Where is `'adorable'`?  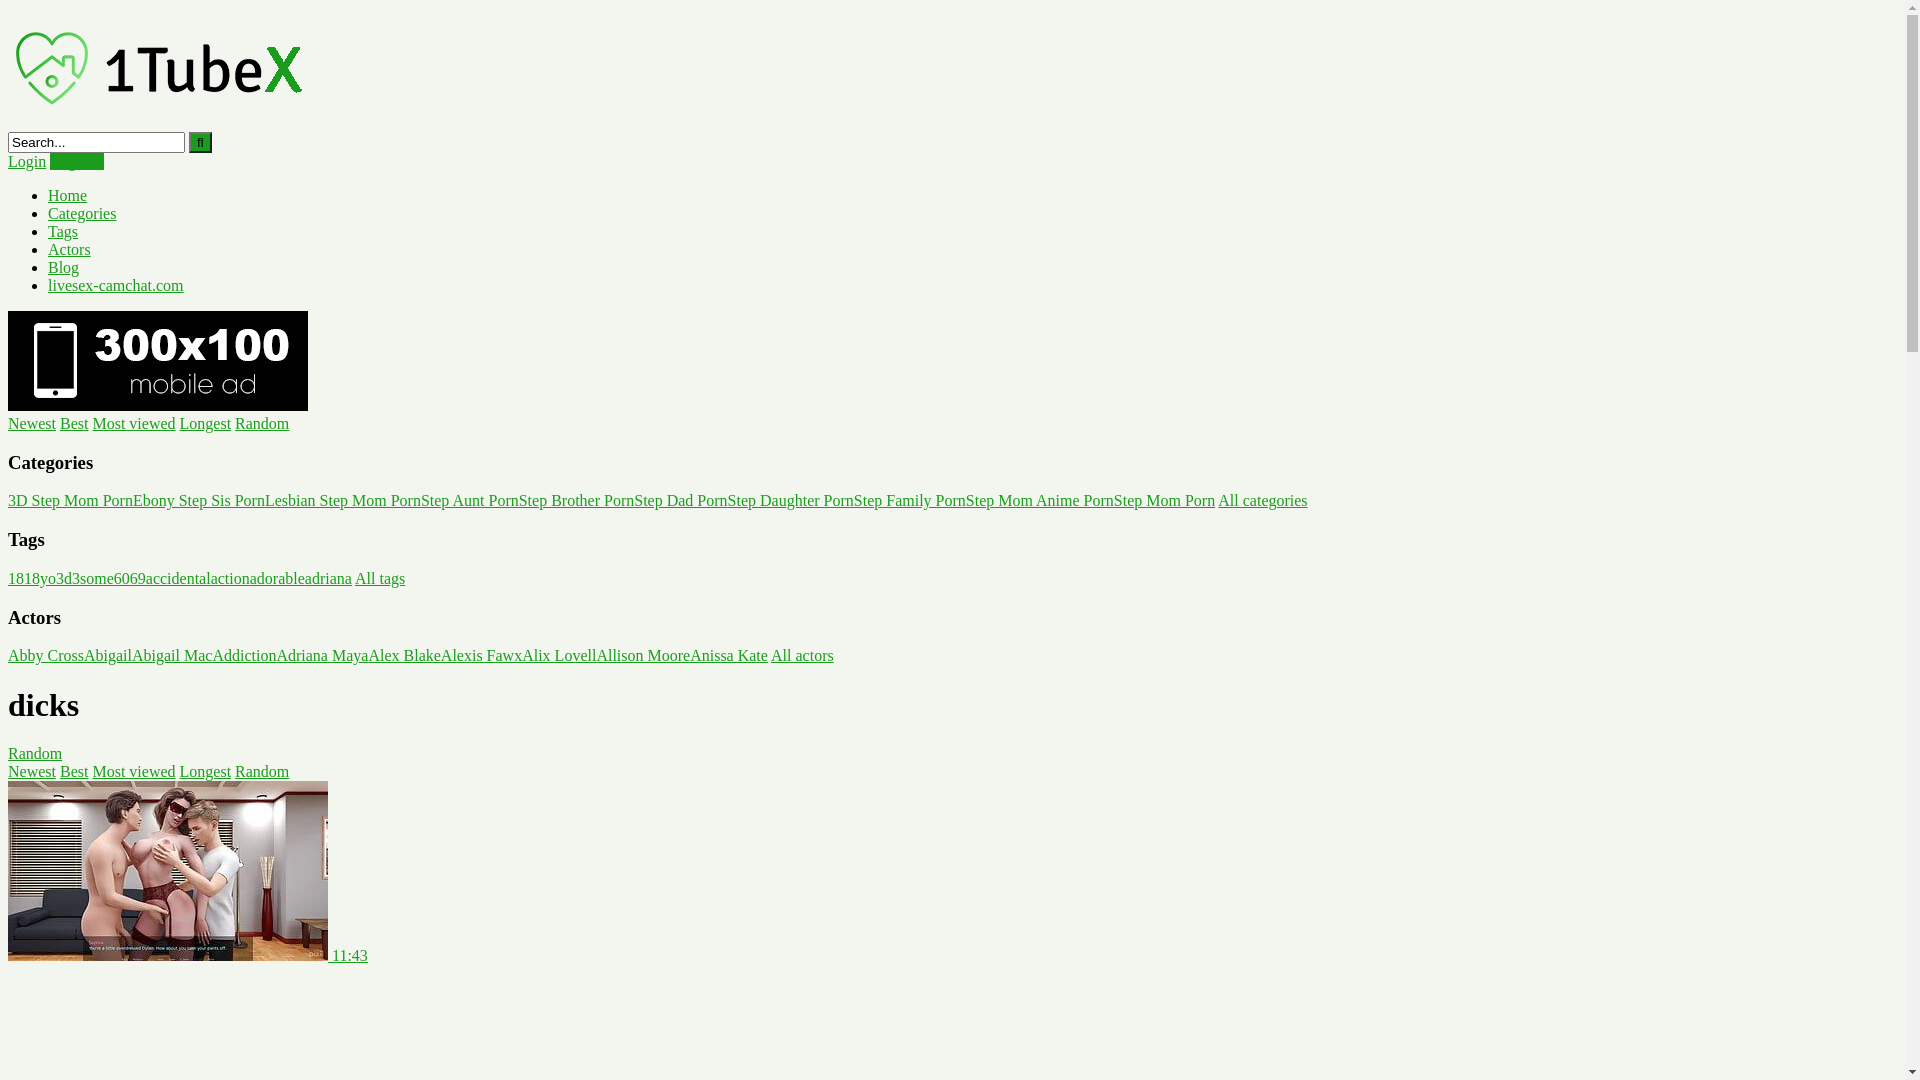 'adorable' is located at coordinates (276, 578).